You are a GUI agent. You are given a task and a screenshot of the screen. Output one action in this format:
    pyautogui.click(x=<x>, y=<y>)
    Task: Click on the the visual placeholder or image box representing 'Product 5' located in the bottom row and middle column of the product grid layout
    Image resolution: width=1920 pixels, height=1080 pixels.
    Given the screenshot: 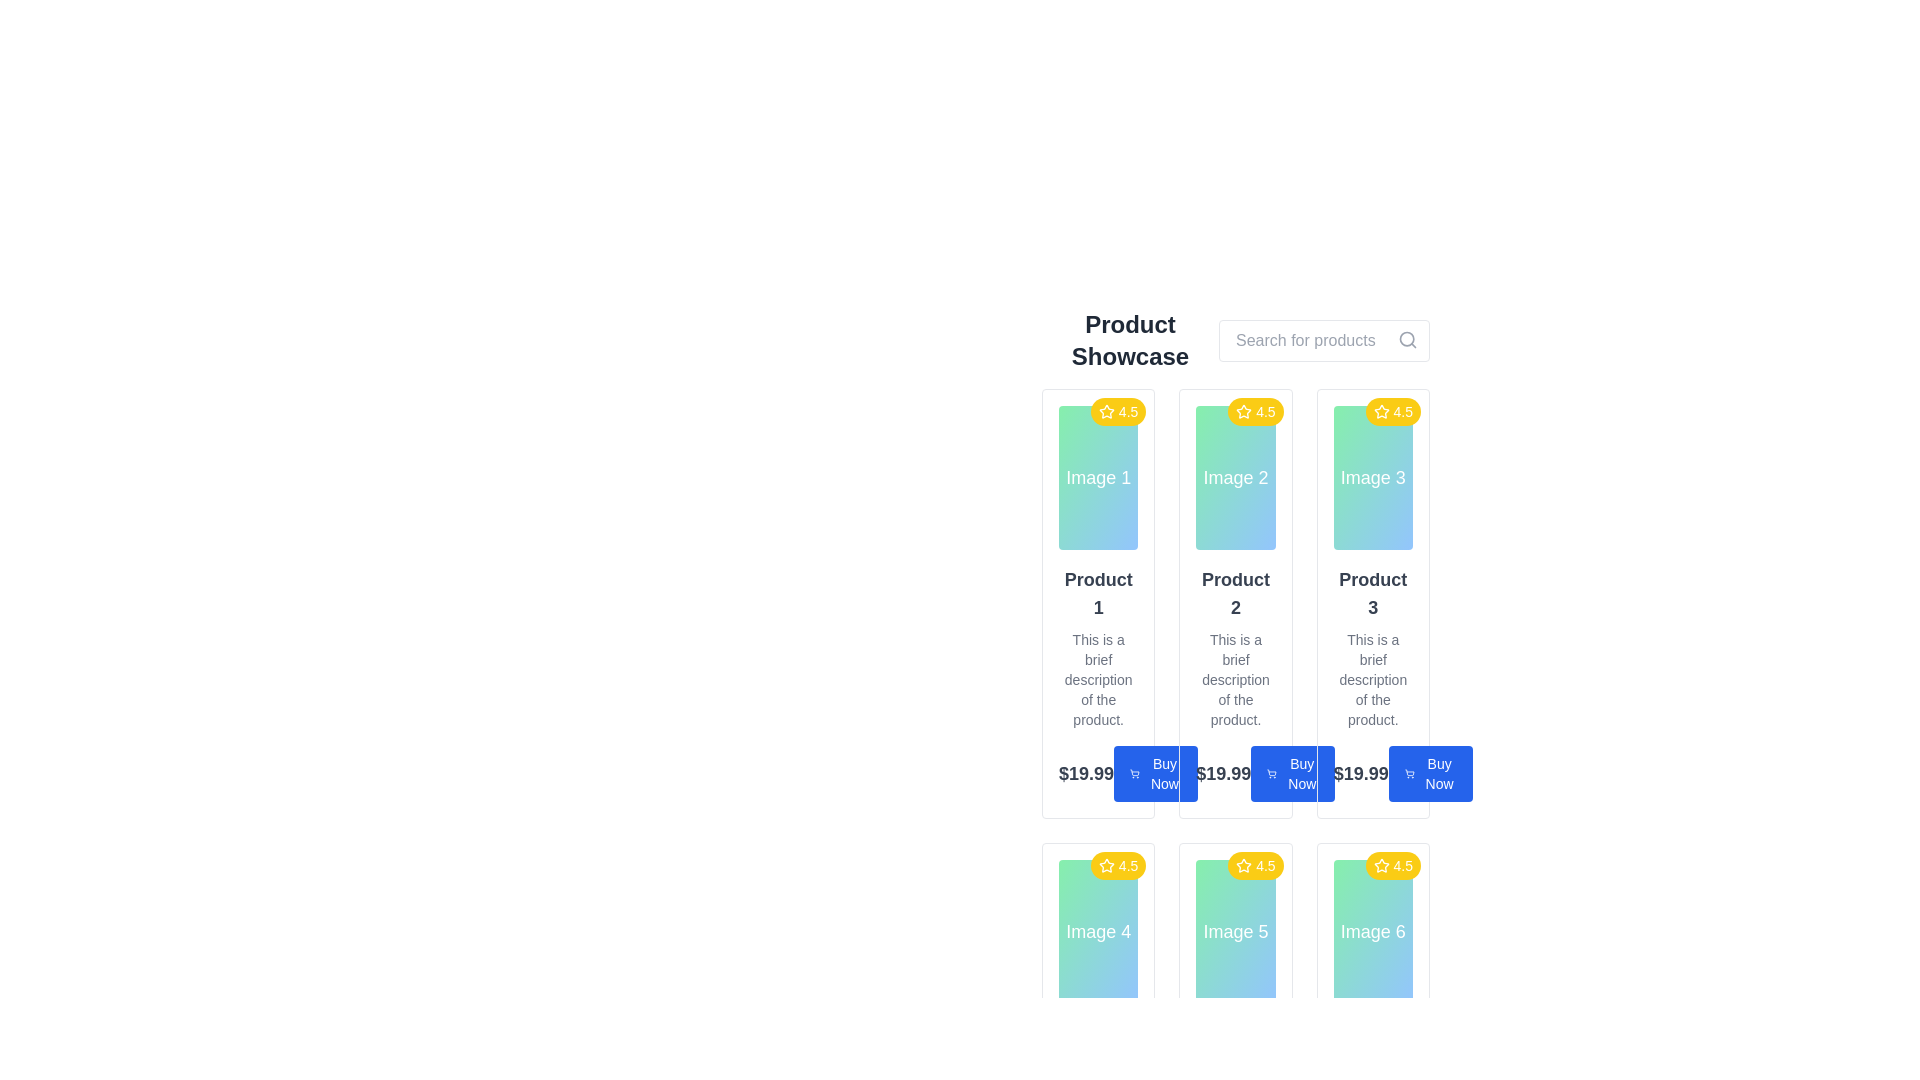 What is the action you would take?
    pyautogui.click(x=1234, y=932)
    